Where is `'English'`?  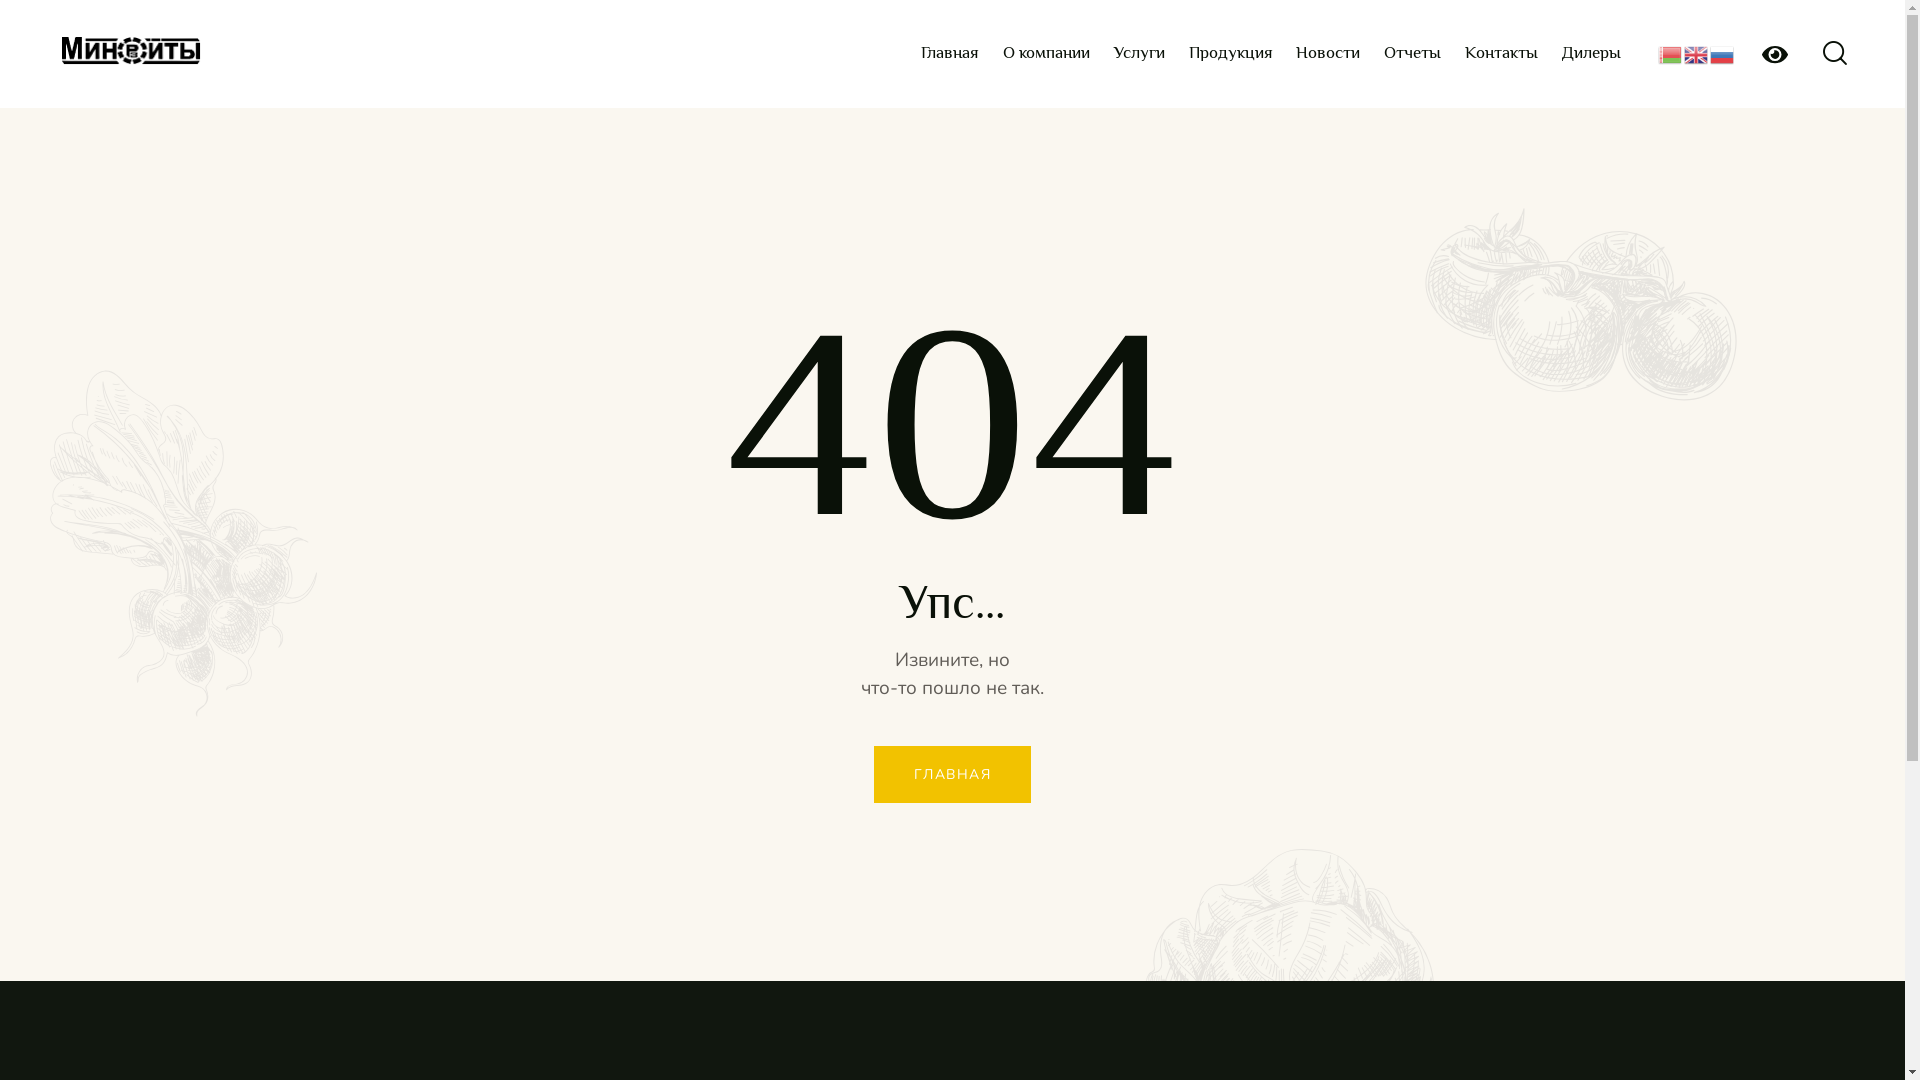 'English' is located at coordinates (1696, 52).